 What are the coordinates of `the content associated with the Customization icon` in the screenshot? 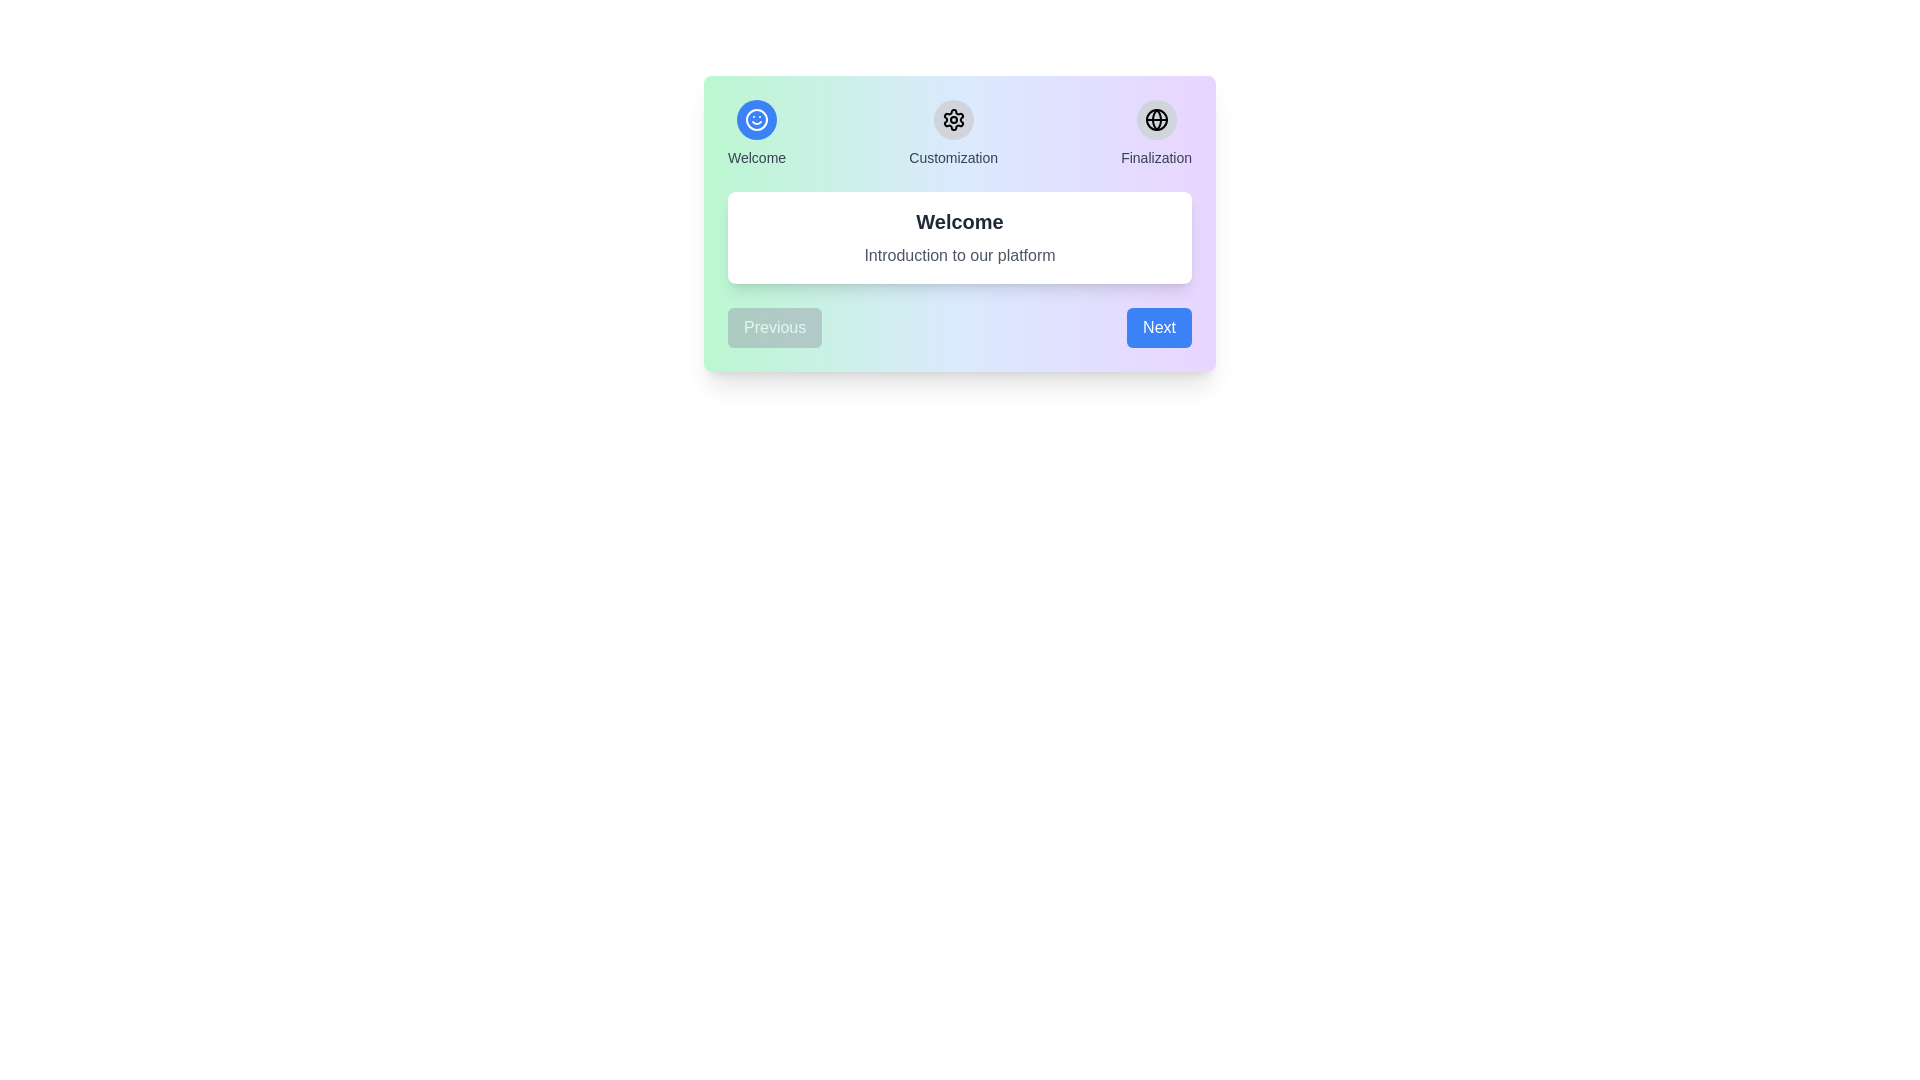 It's located at (952, 119).